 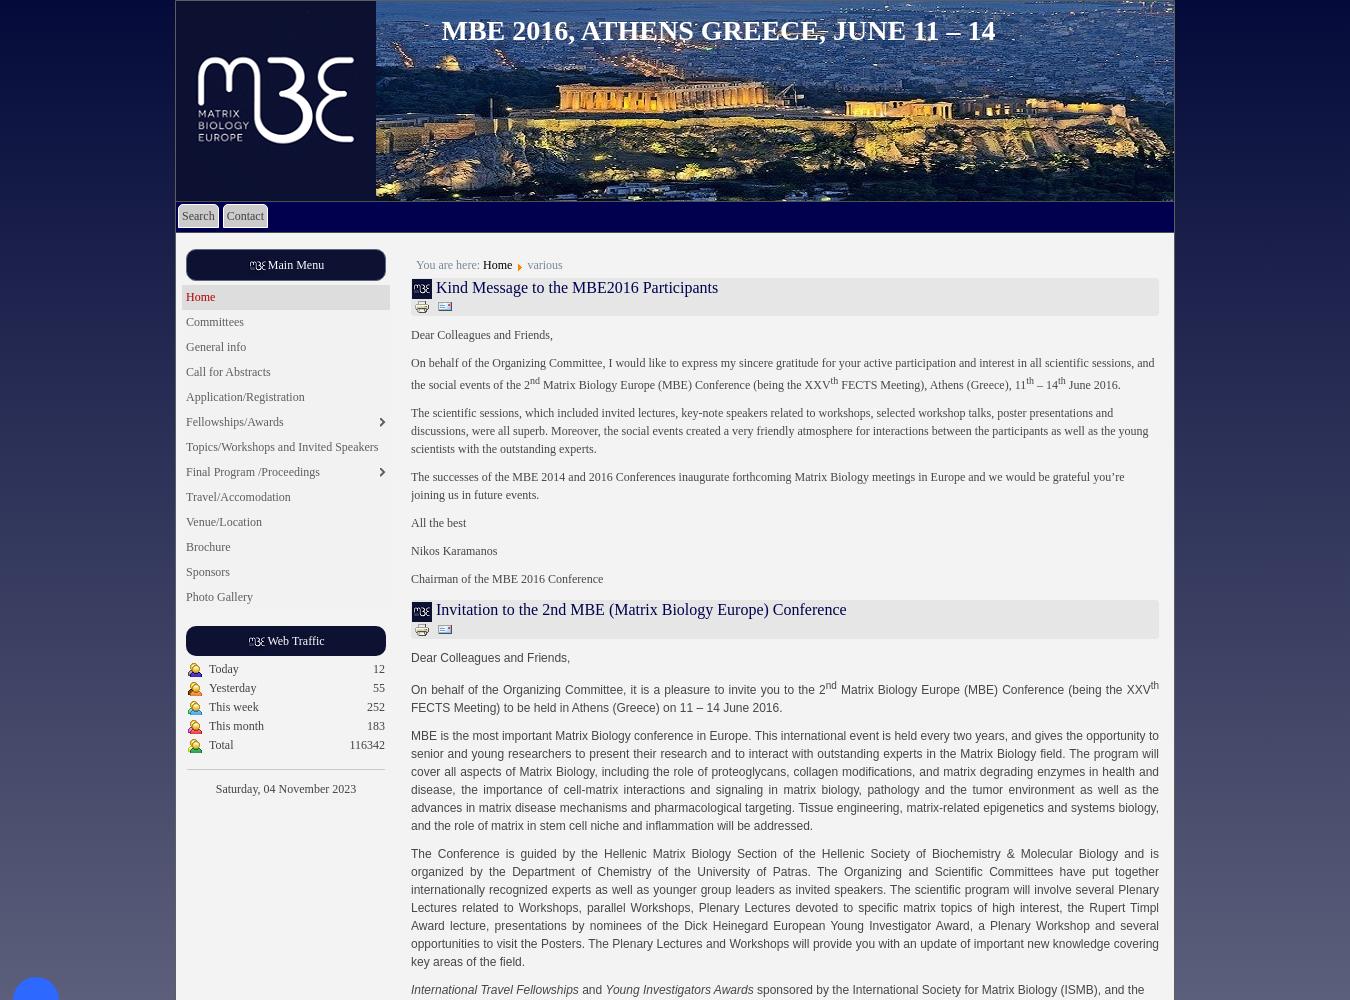 I want to click on 'Call for Abstracts', so click(x=227, y=371).